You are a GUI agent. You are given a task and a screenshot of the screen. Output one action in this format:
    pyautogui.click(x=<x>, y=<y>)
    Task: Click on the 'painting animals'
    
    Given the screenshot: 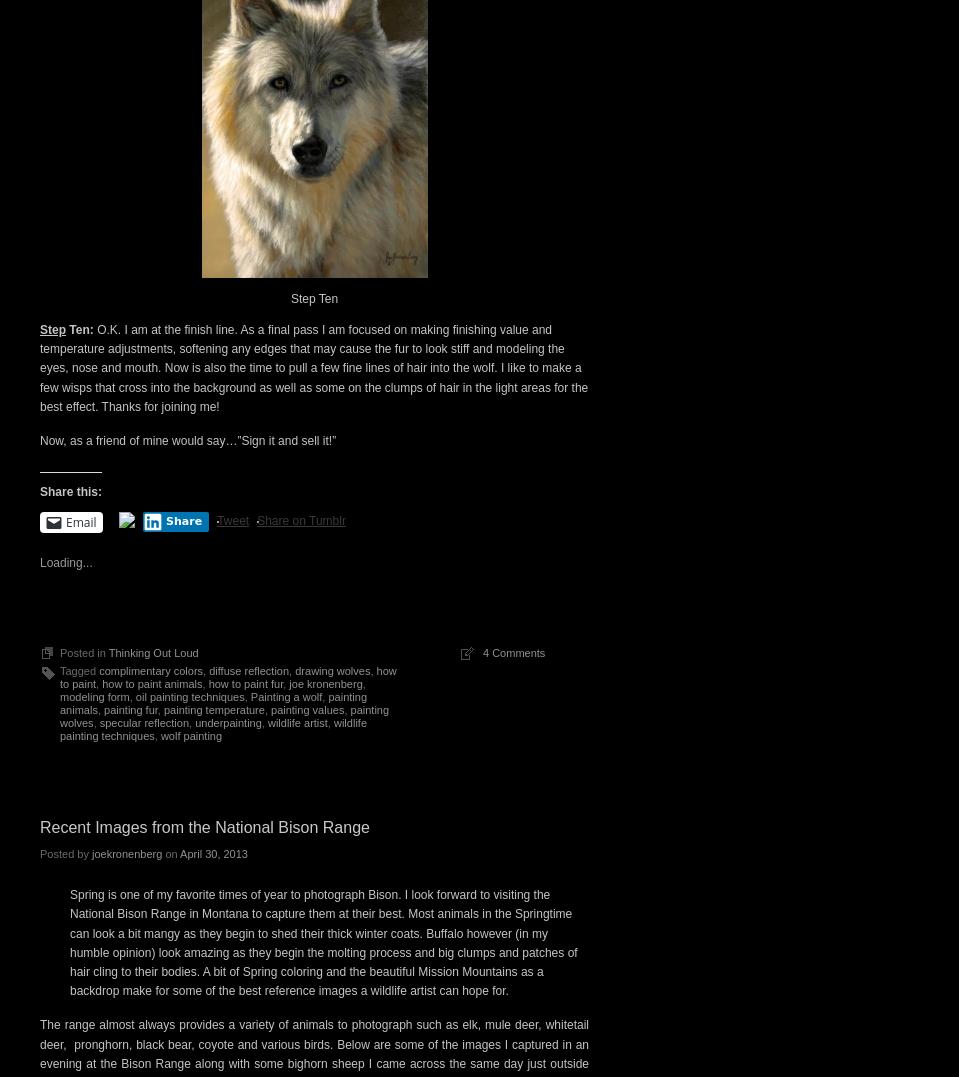 What is the action you would take?
    pyautogui.click(x=213, y=701)
    